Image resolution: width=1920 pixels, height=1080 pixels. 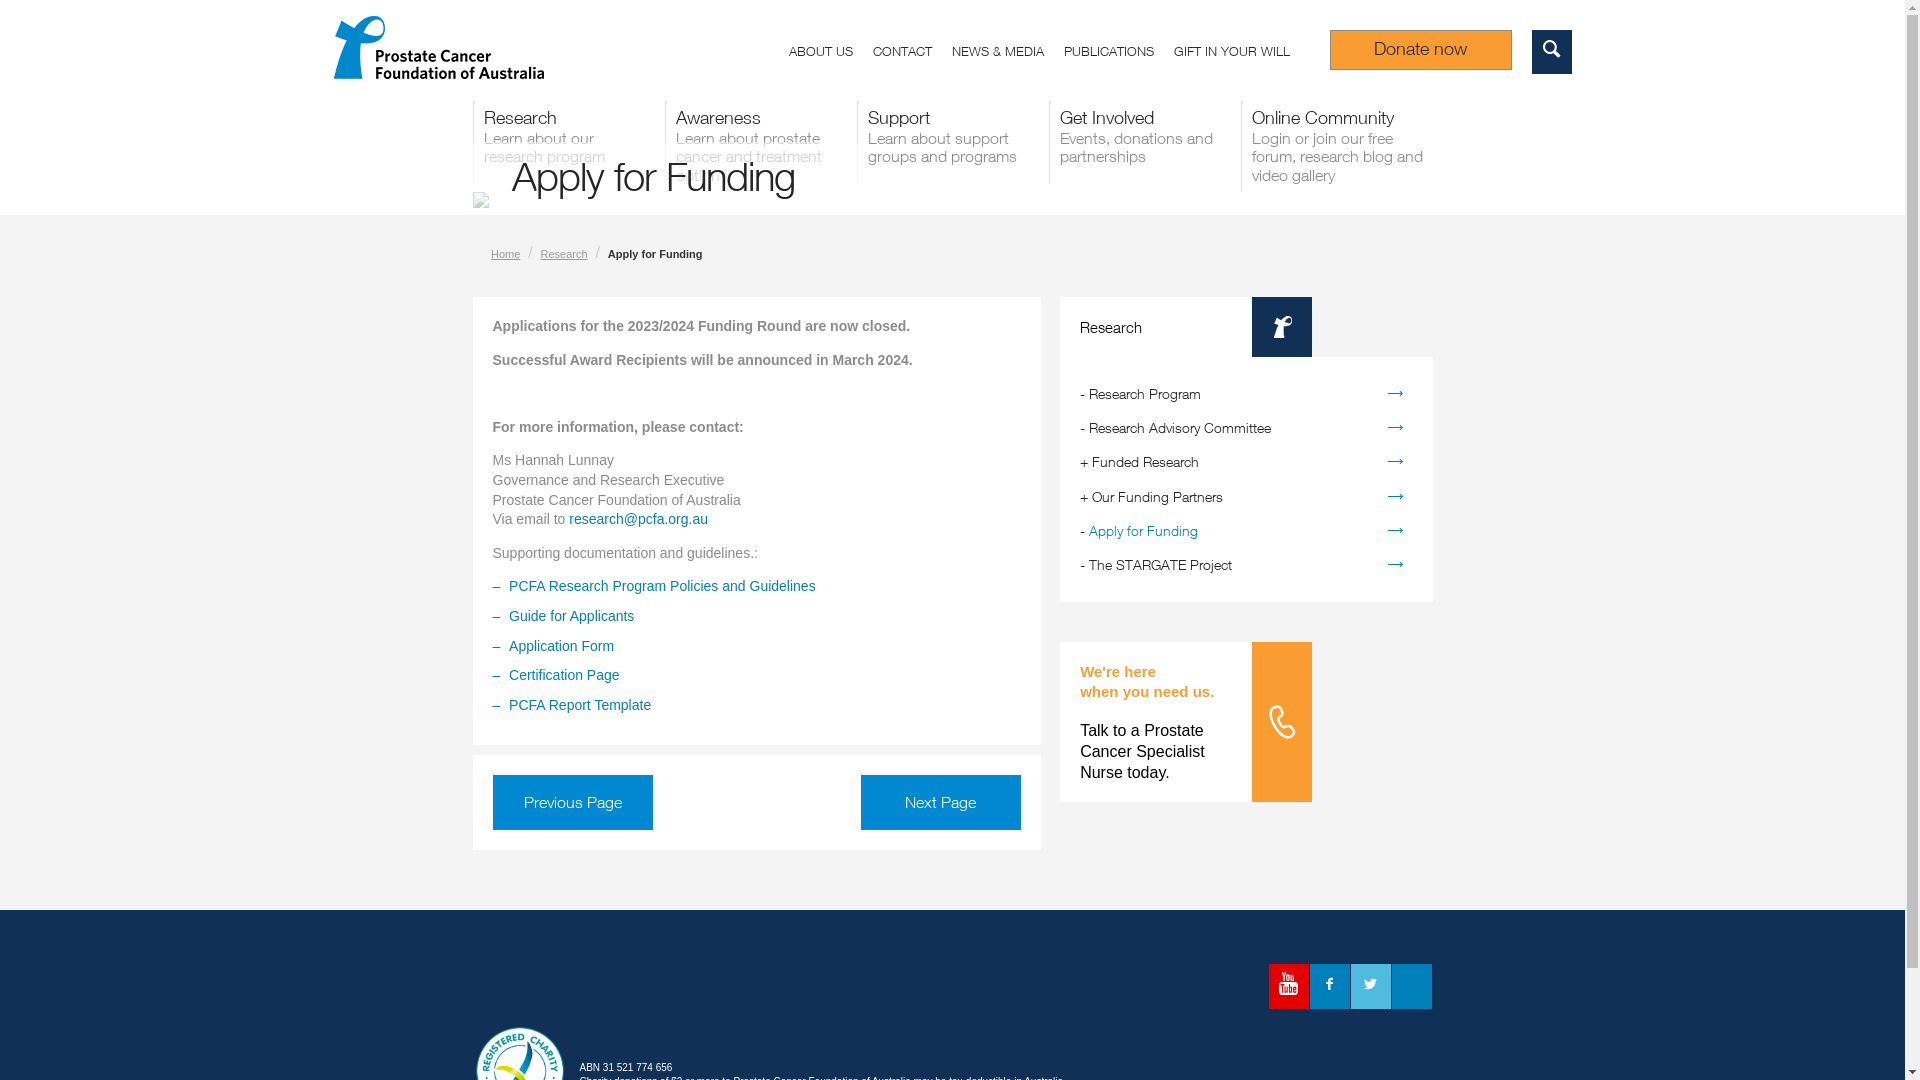 What do you see at coordinates (855, 140) in the screenshot?
I see `'Support` at bounding box center [855, 140].